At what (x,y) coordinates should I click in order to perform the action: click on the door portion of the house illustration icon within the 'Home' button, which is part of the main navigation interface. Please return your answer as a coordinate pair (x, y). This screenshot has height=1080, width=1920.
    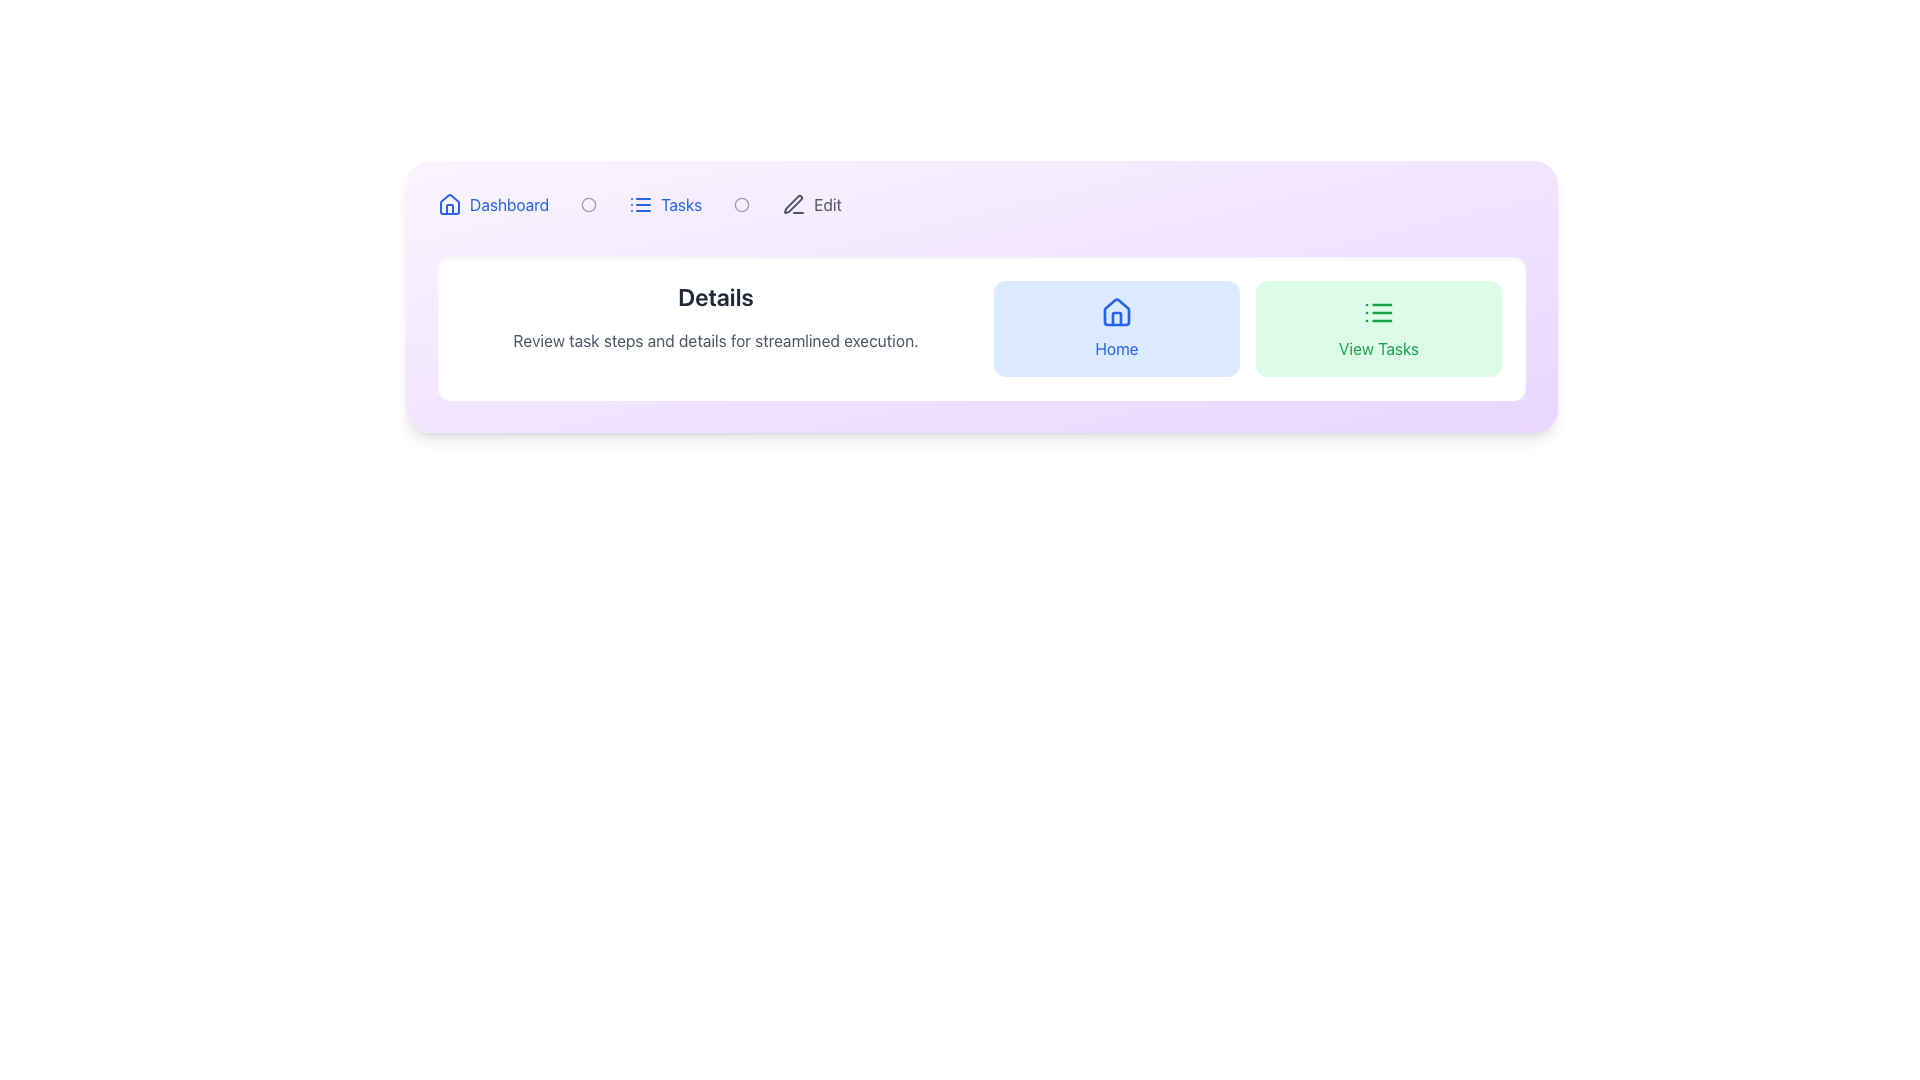
    Looking at the image, I should click on (1116, 318).